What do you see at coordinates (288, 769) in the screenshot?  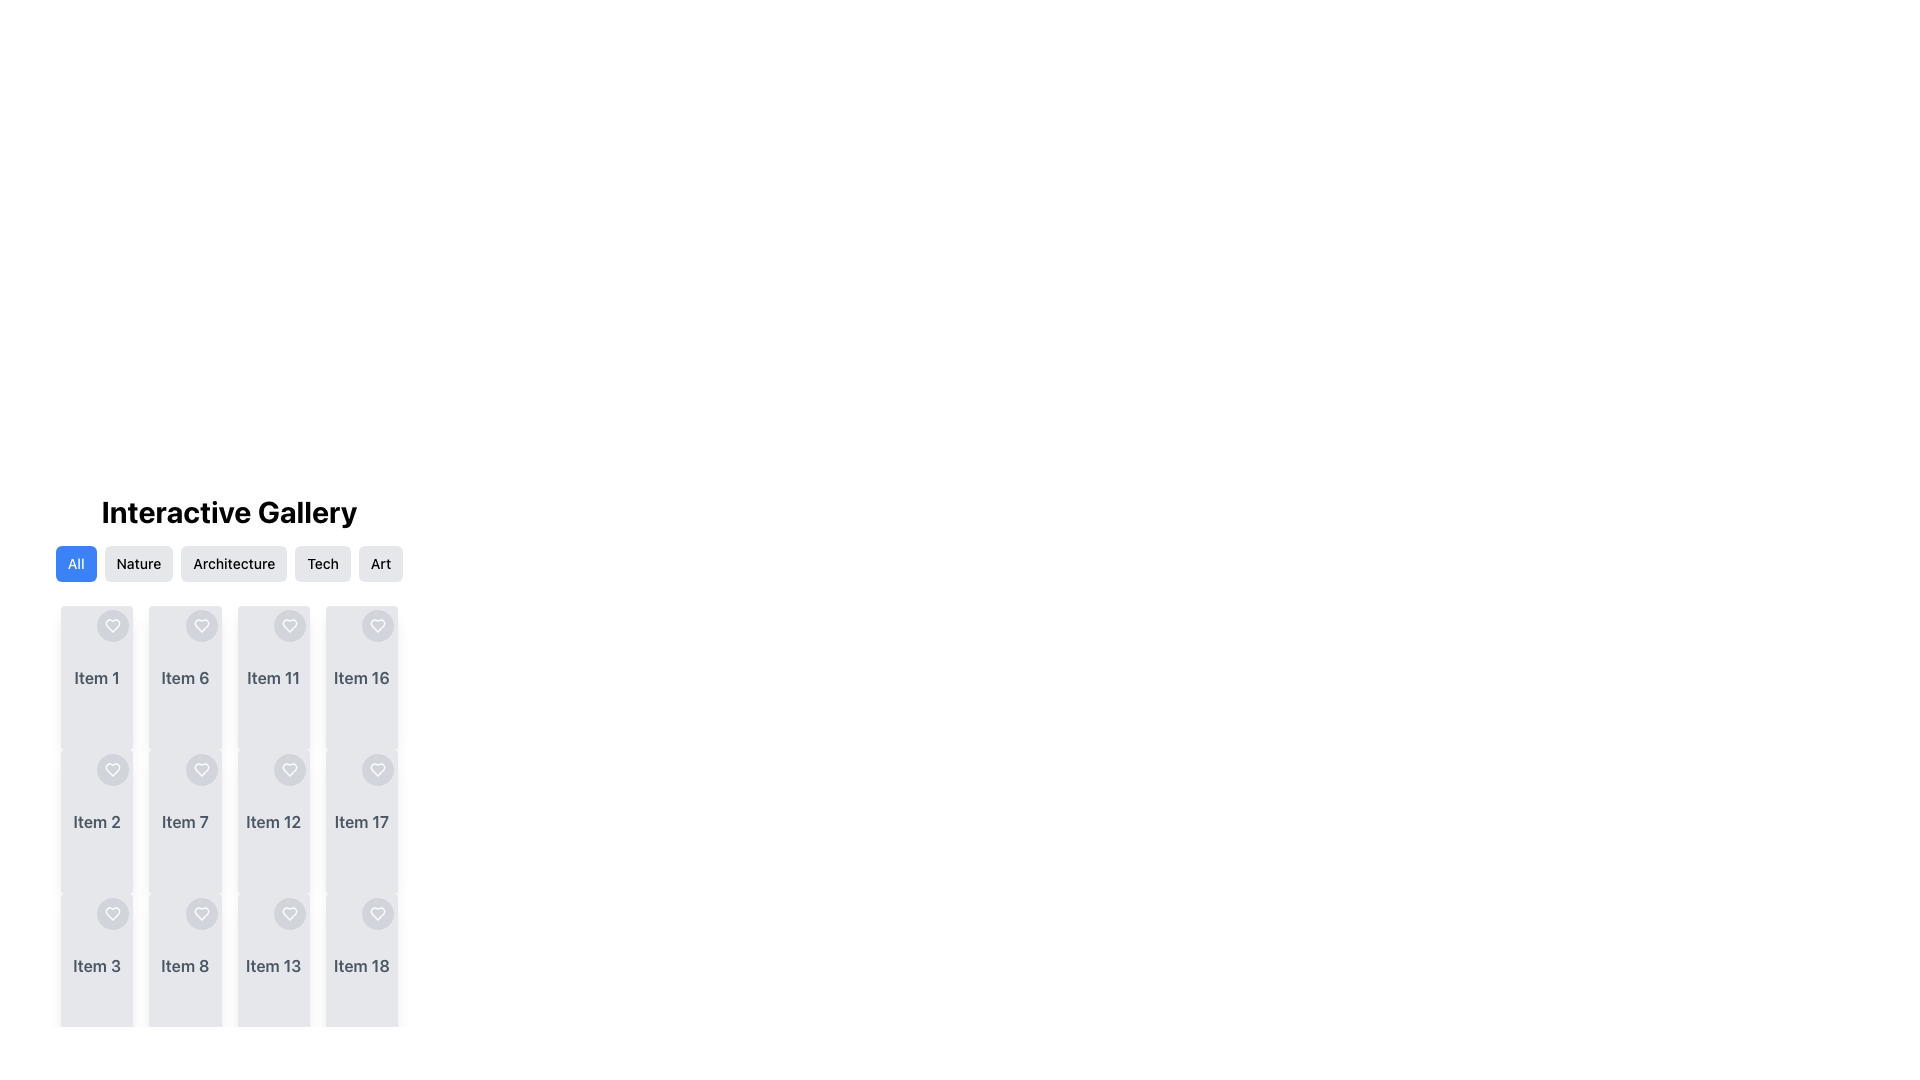 I see `the heart icon located in the twelfth grid item of the interactive gallery to mark the associated item as liked` at bounding box center [288, 769].